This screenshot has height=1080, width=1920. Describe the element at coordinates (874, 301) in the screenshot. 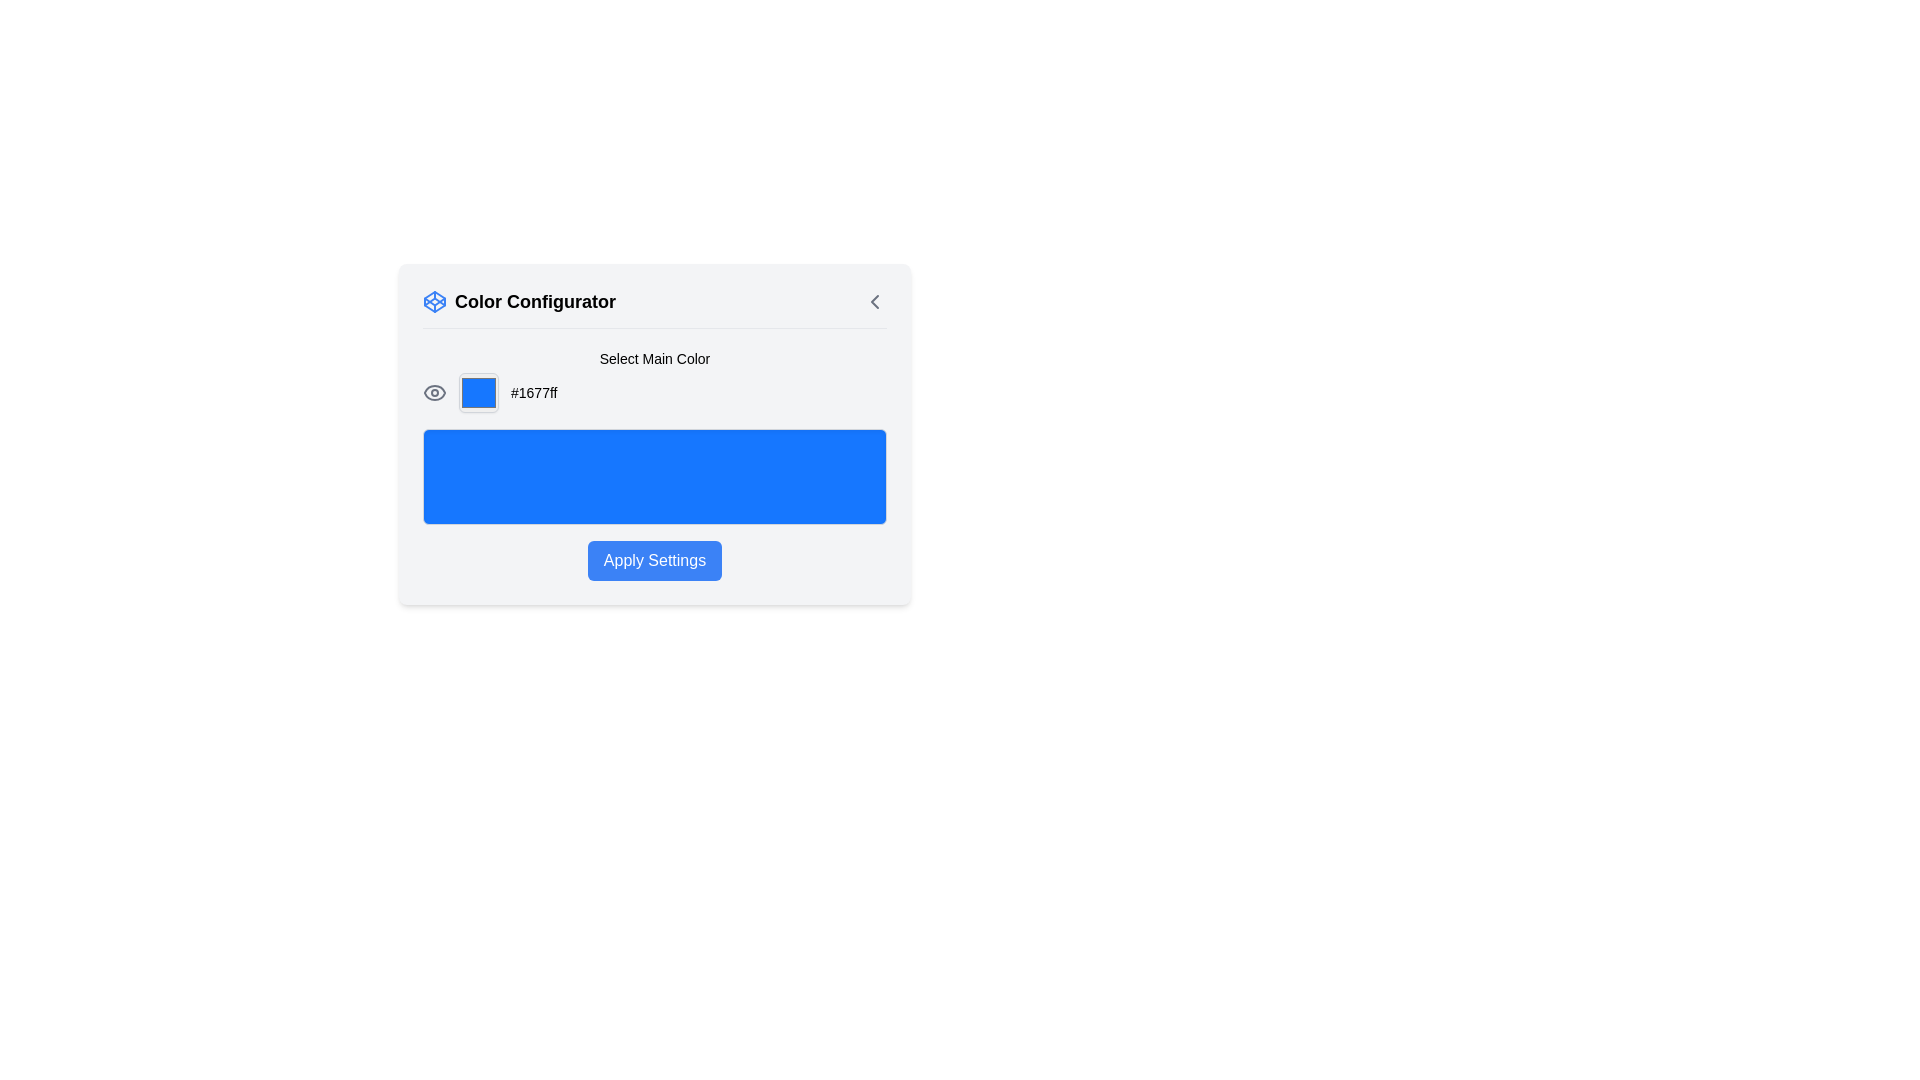

I see `the gray chevron-left icon button located at the top-right corner of the 'Color Configurator' panel` at that location.